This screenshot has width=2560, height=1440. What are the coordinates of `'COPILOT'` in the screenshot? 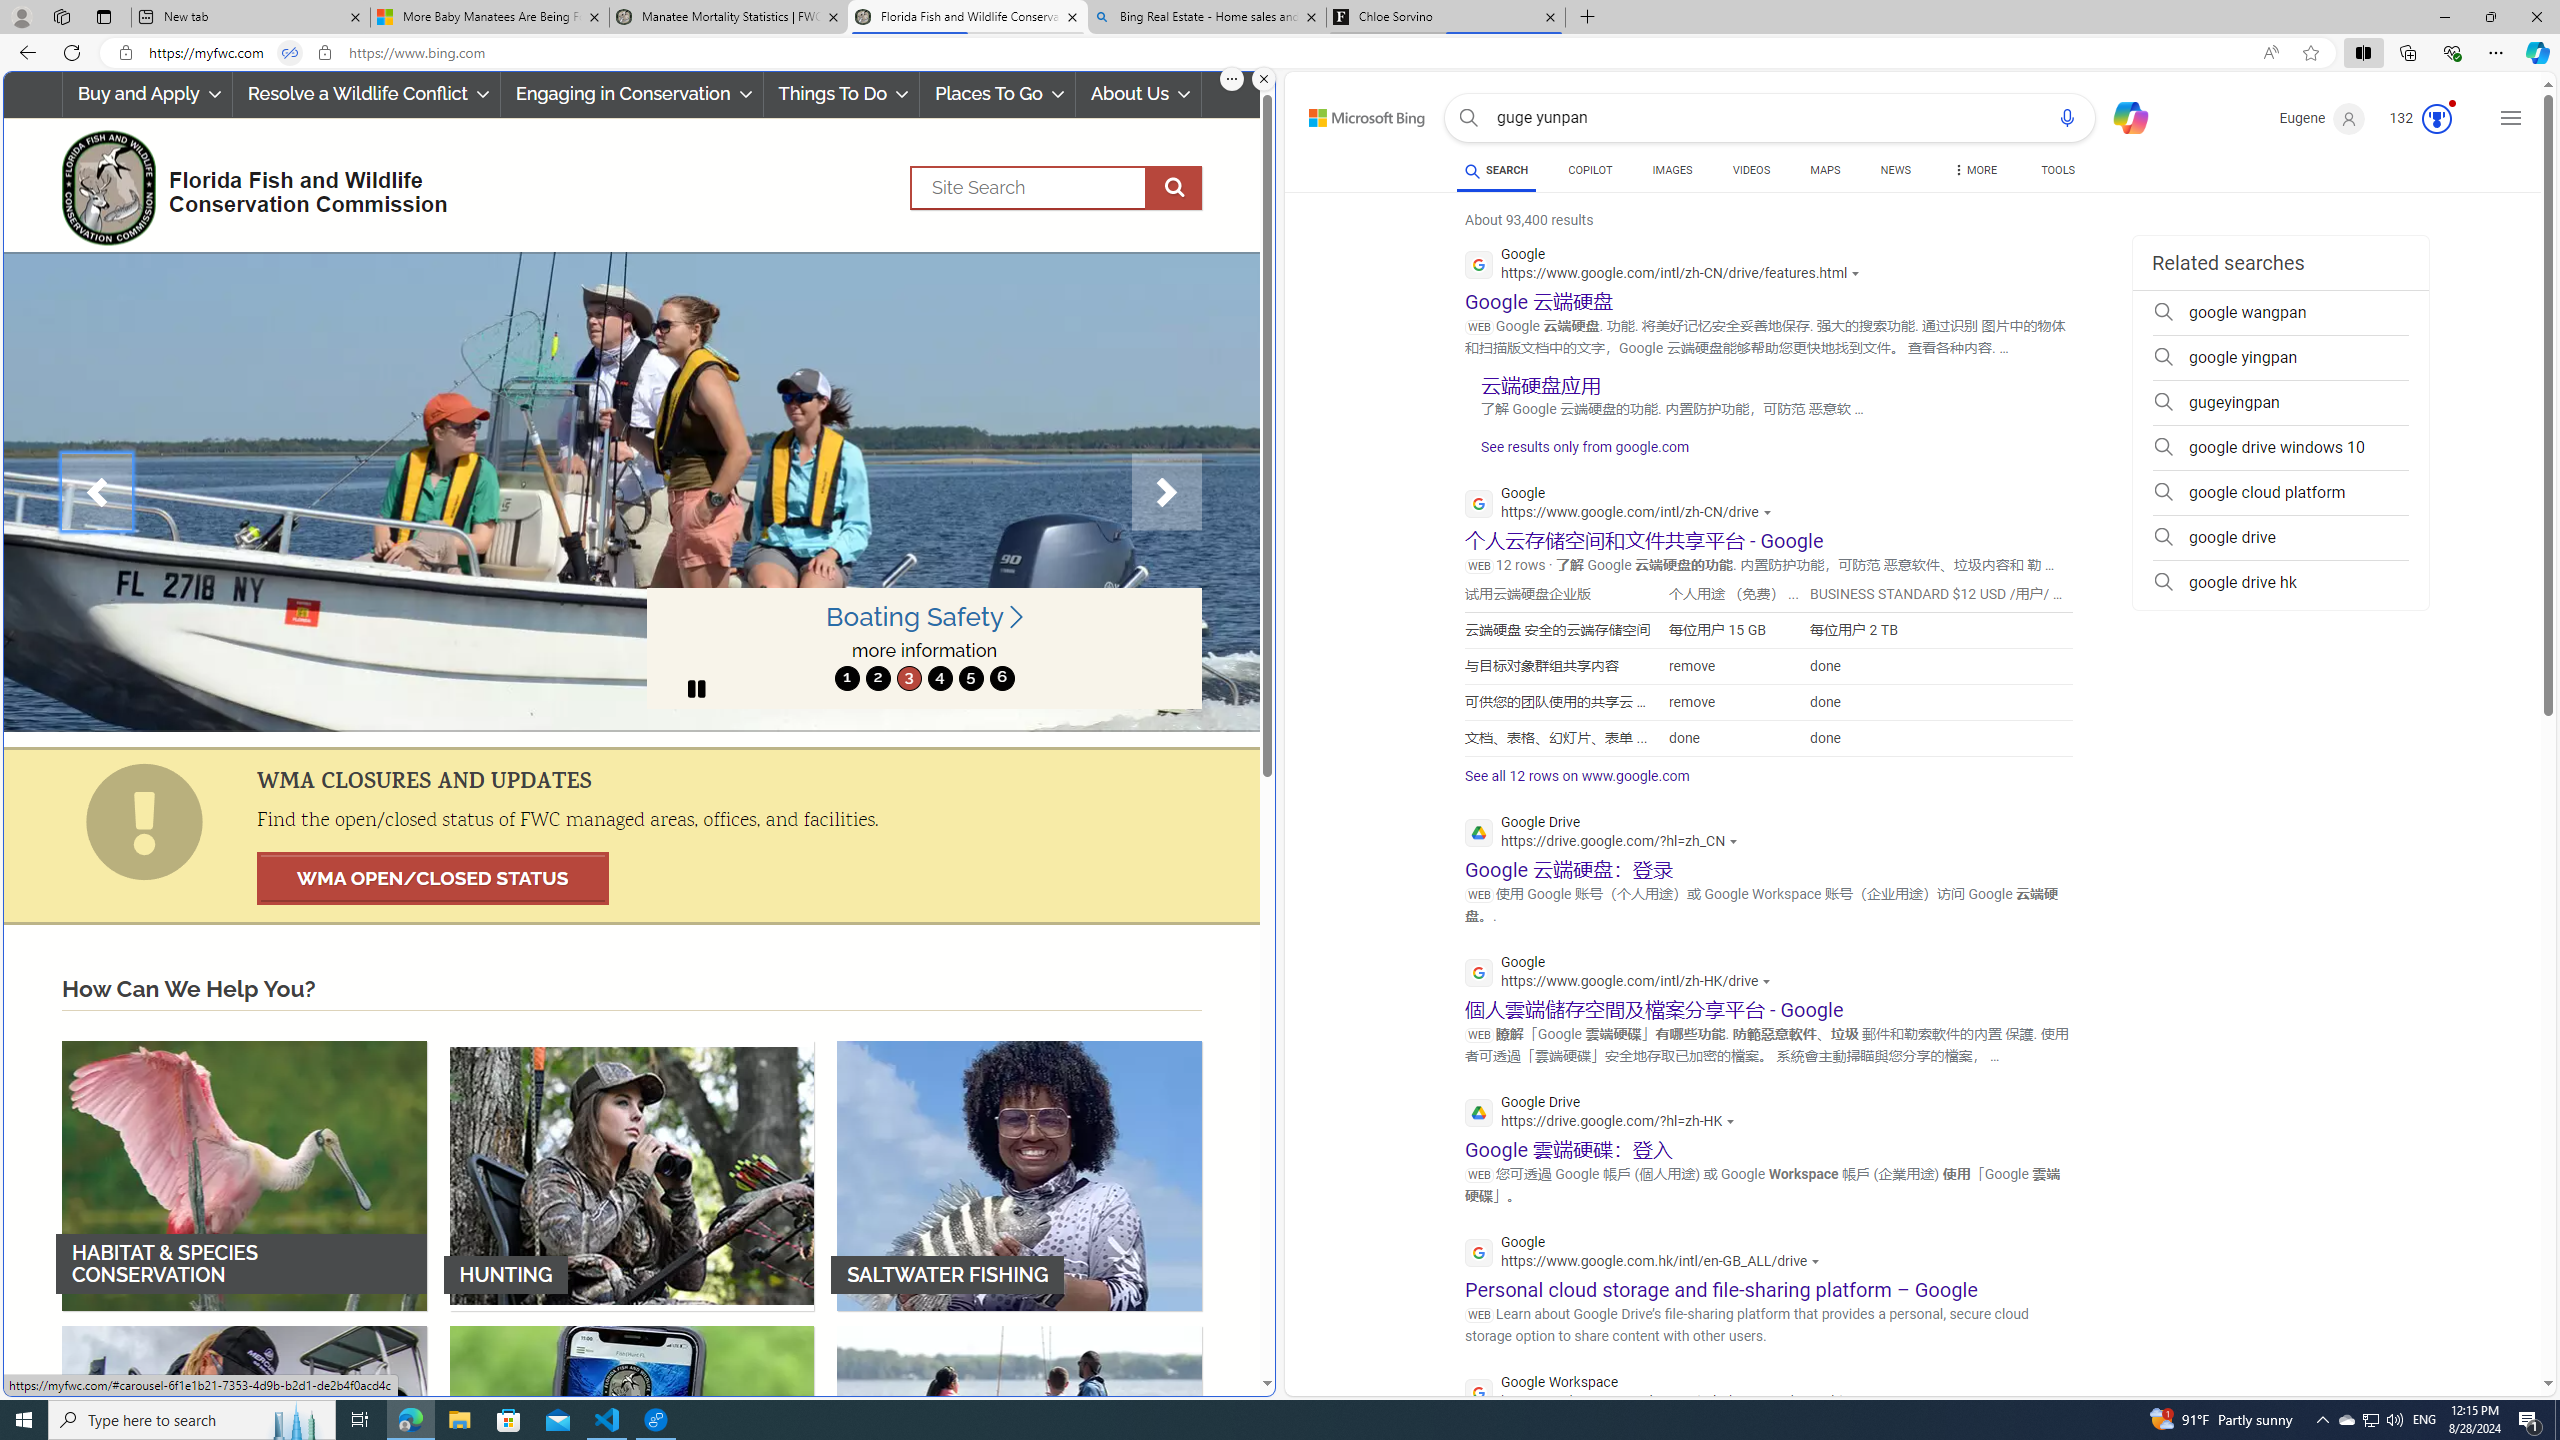 It's located at (1589, 172).